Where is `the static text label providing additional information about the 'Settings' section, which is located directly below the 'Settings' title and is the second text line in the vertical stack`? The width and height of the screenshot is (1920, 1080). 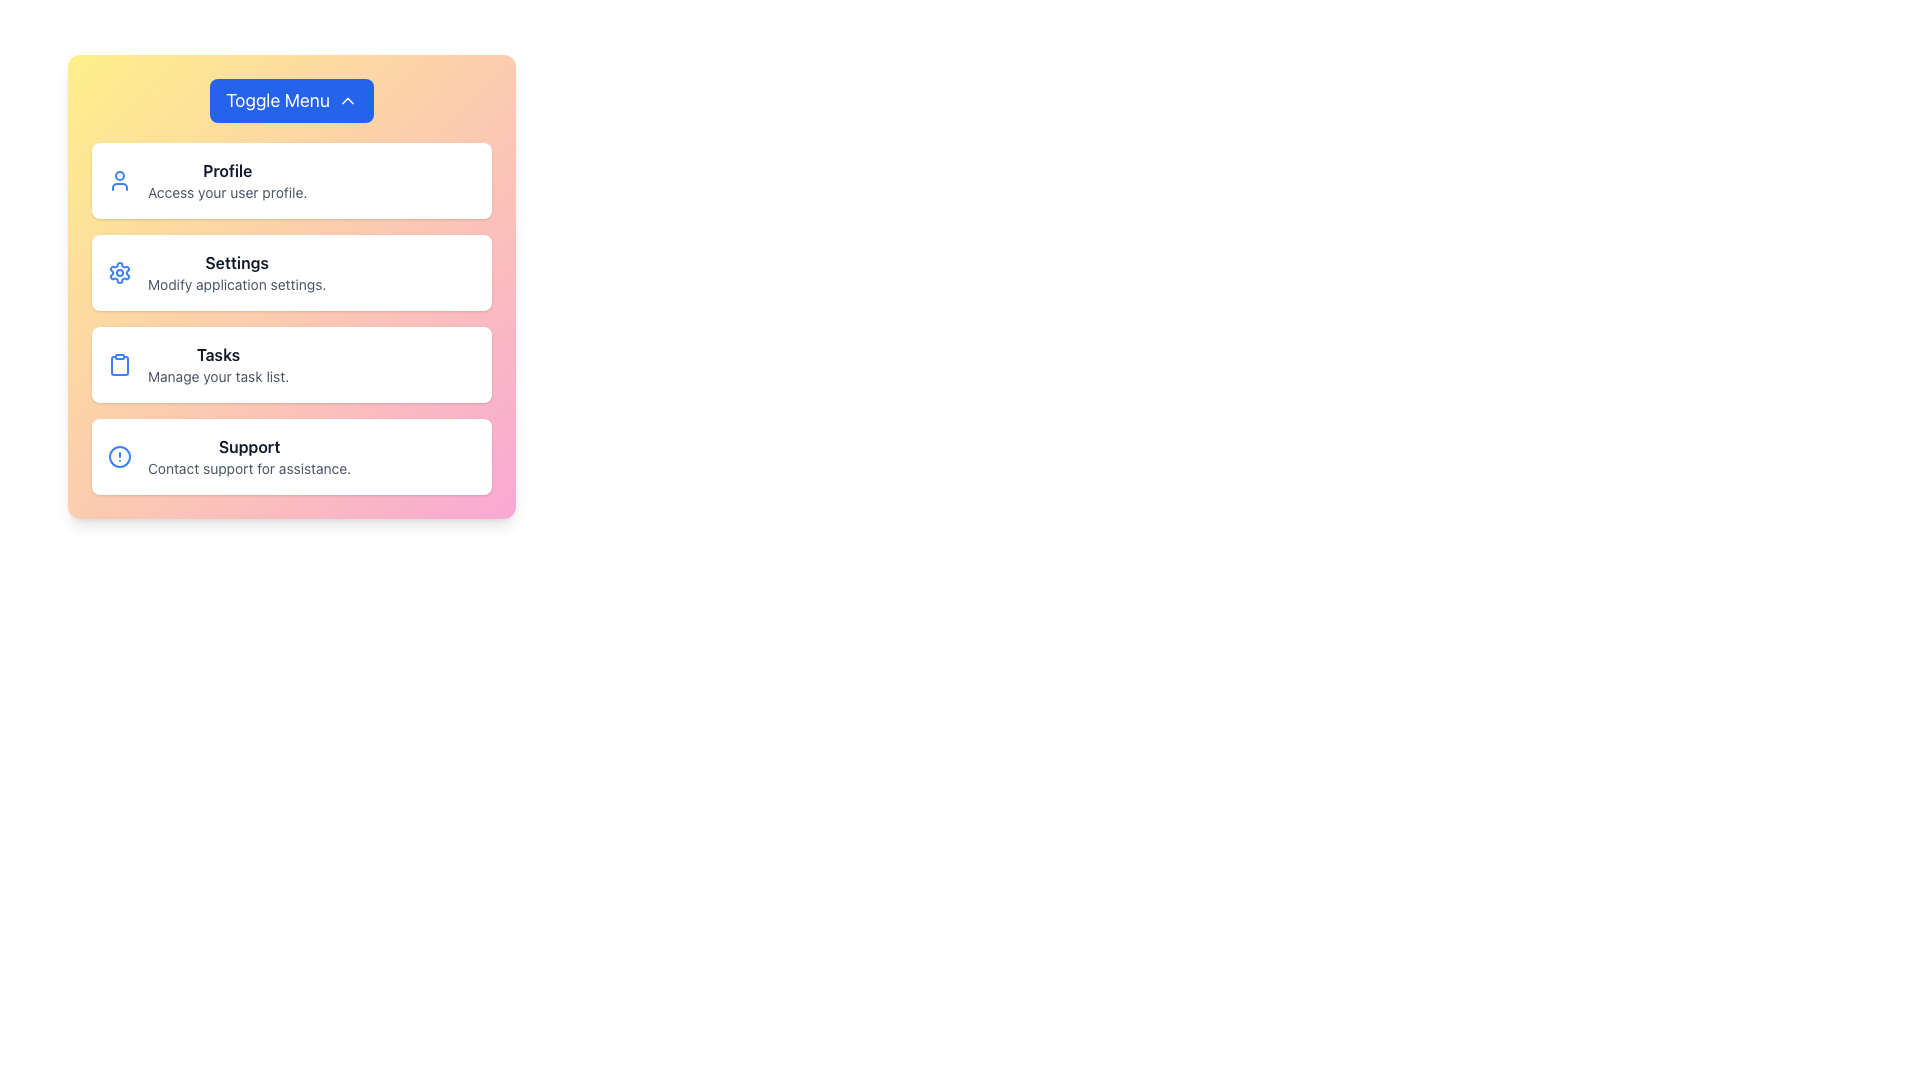
the static text label providing additional information about the 'Settings' section, which is located directly below the 'Settings' title and is the second text line in the vertical stack is located at coordinates (237, 285).